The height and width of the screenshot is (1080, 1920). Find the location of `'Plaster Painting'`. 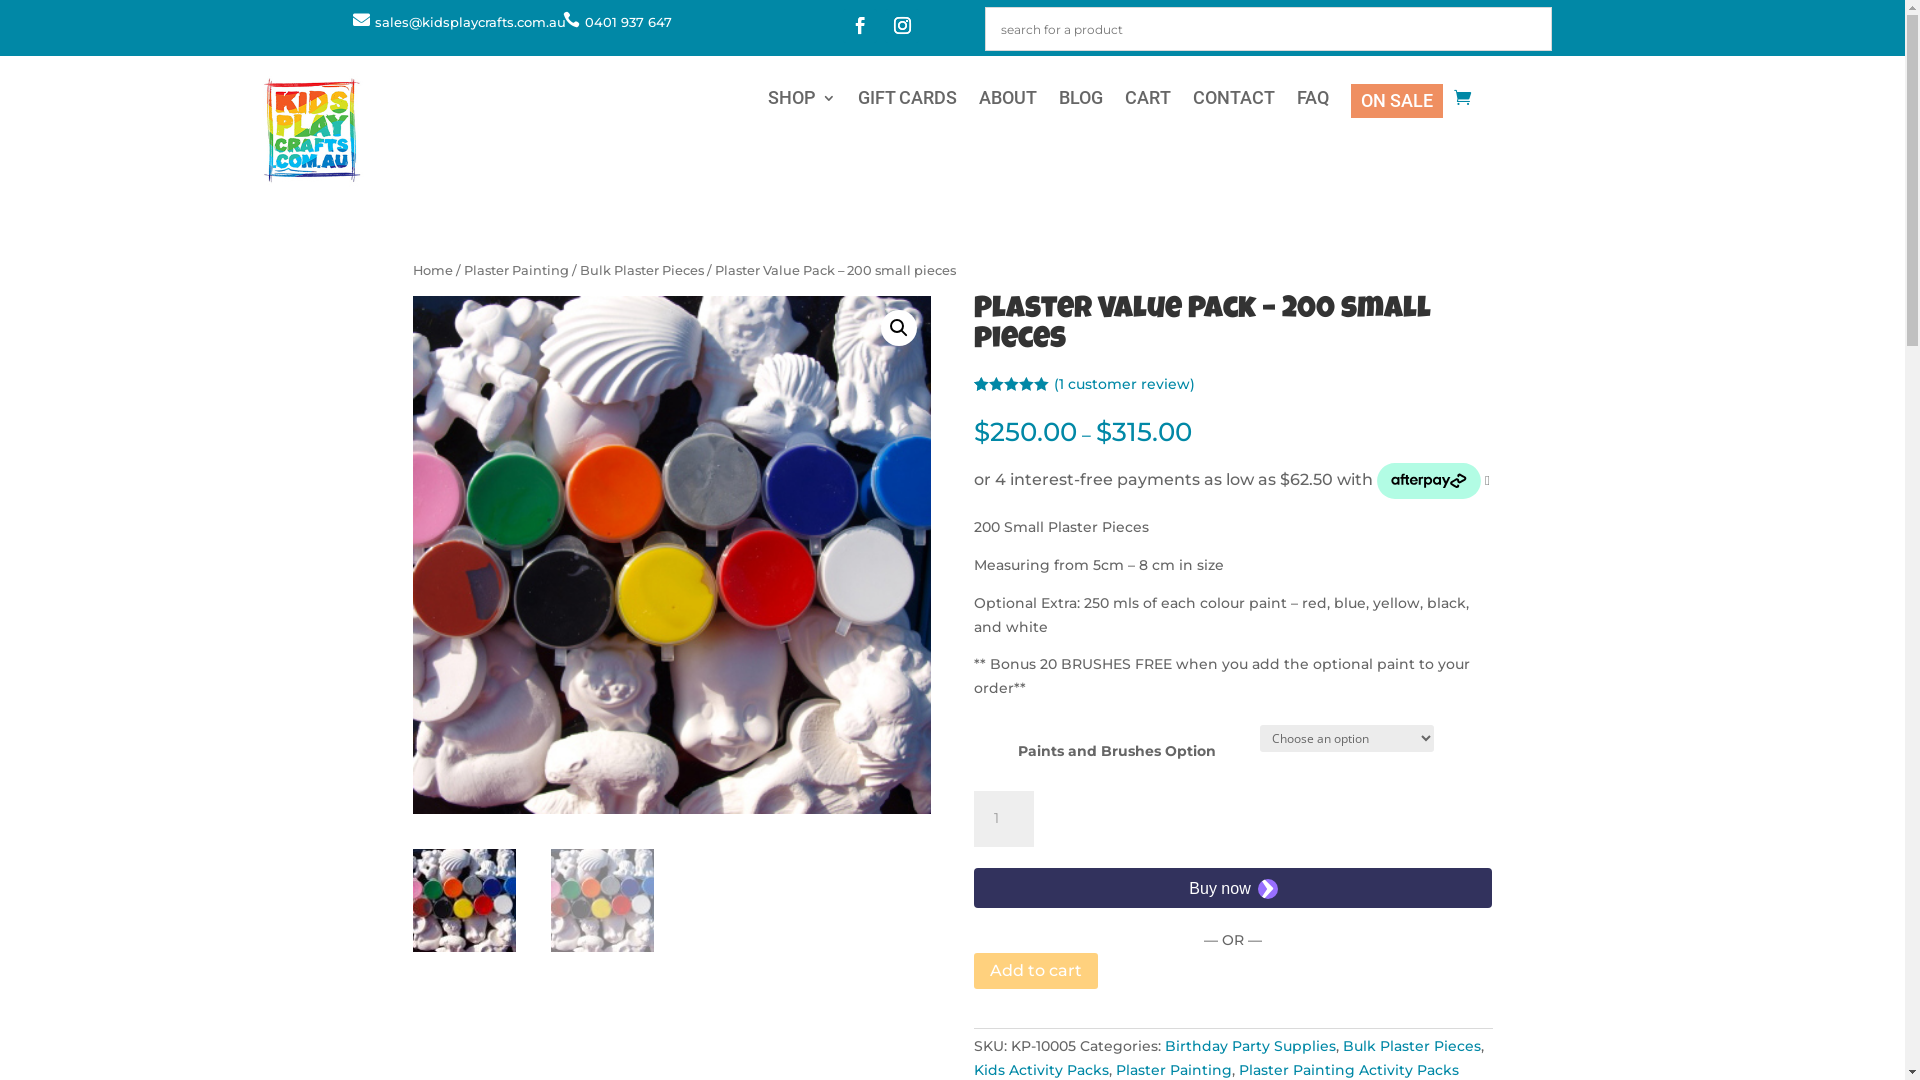

'Plaster Painting' is located at coordinates (1174, 1068).